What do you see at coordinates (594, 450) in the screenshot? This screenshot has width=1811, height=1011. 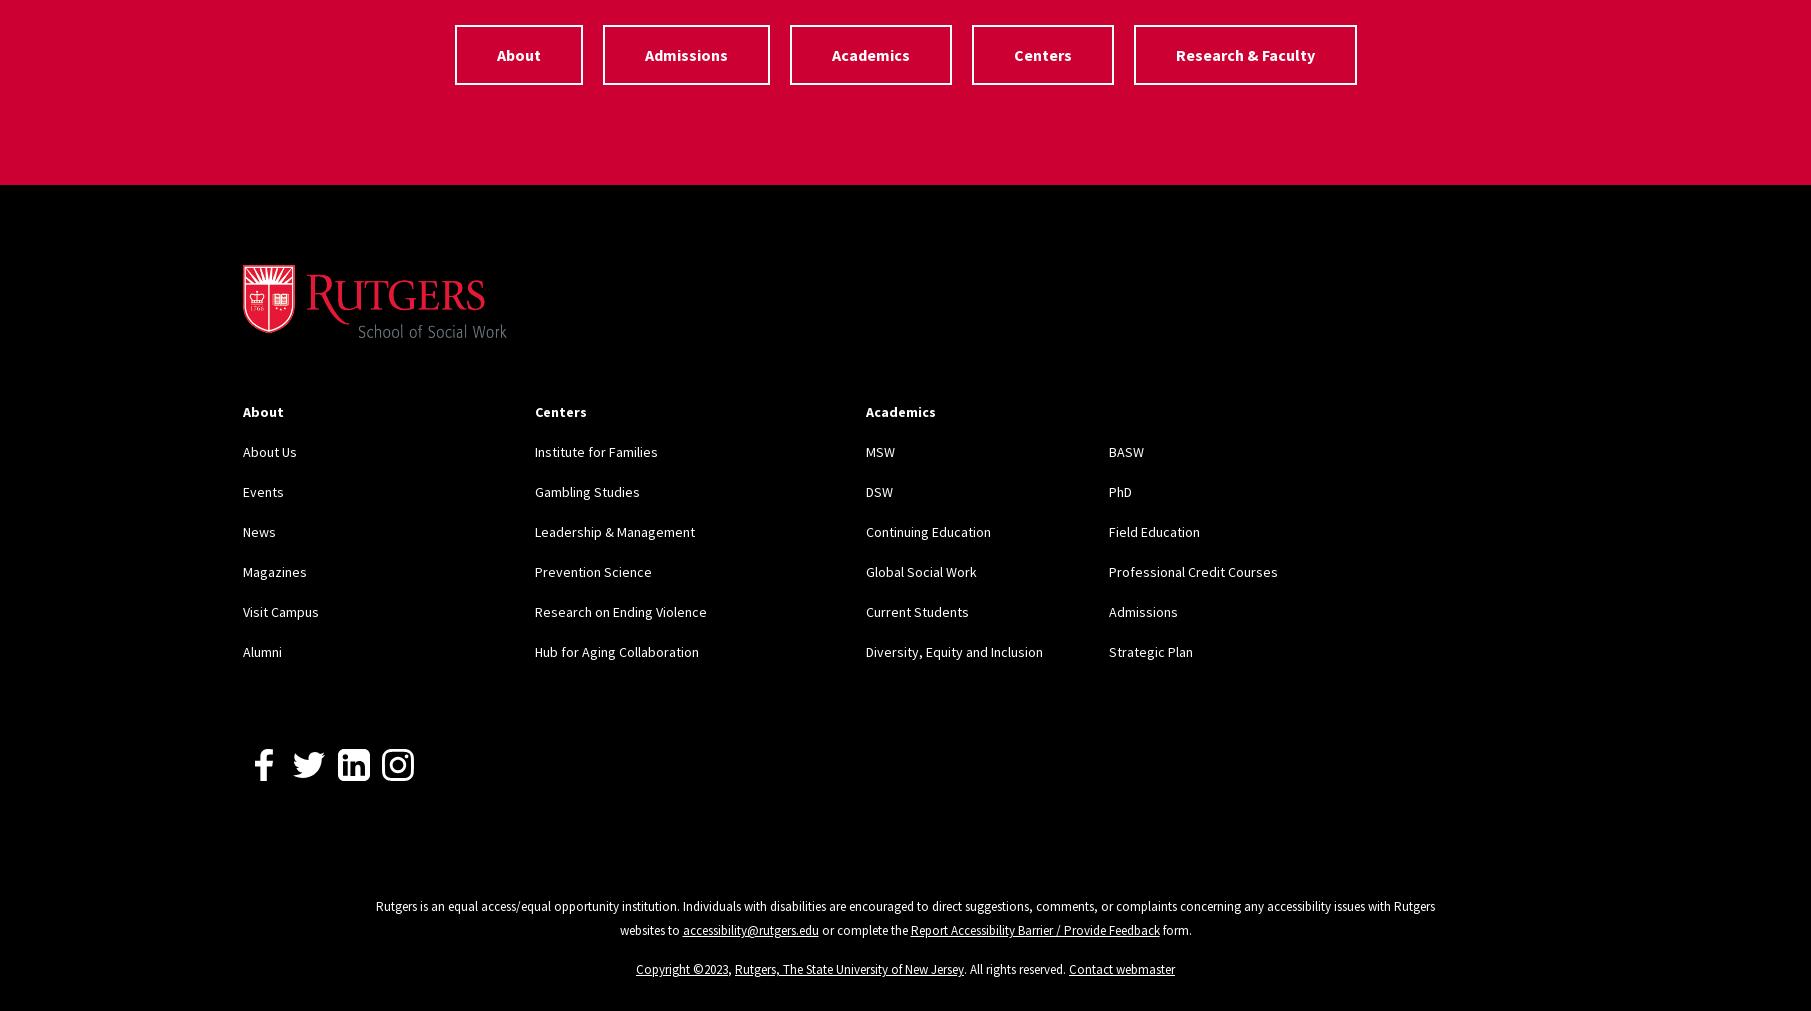 I see `'Institute for Families'` at bounding box center [594, 450].